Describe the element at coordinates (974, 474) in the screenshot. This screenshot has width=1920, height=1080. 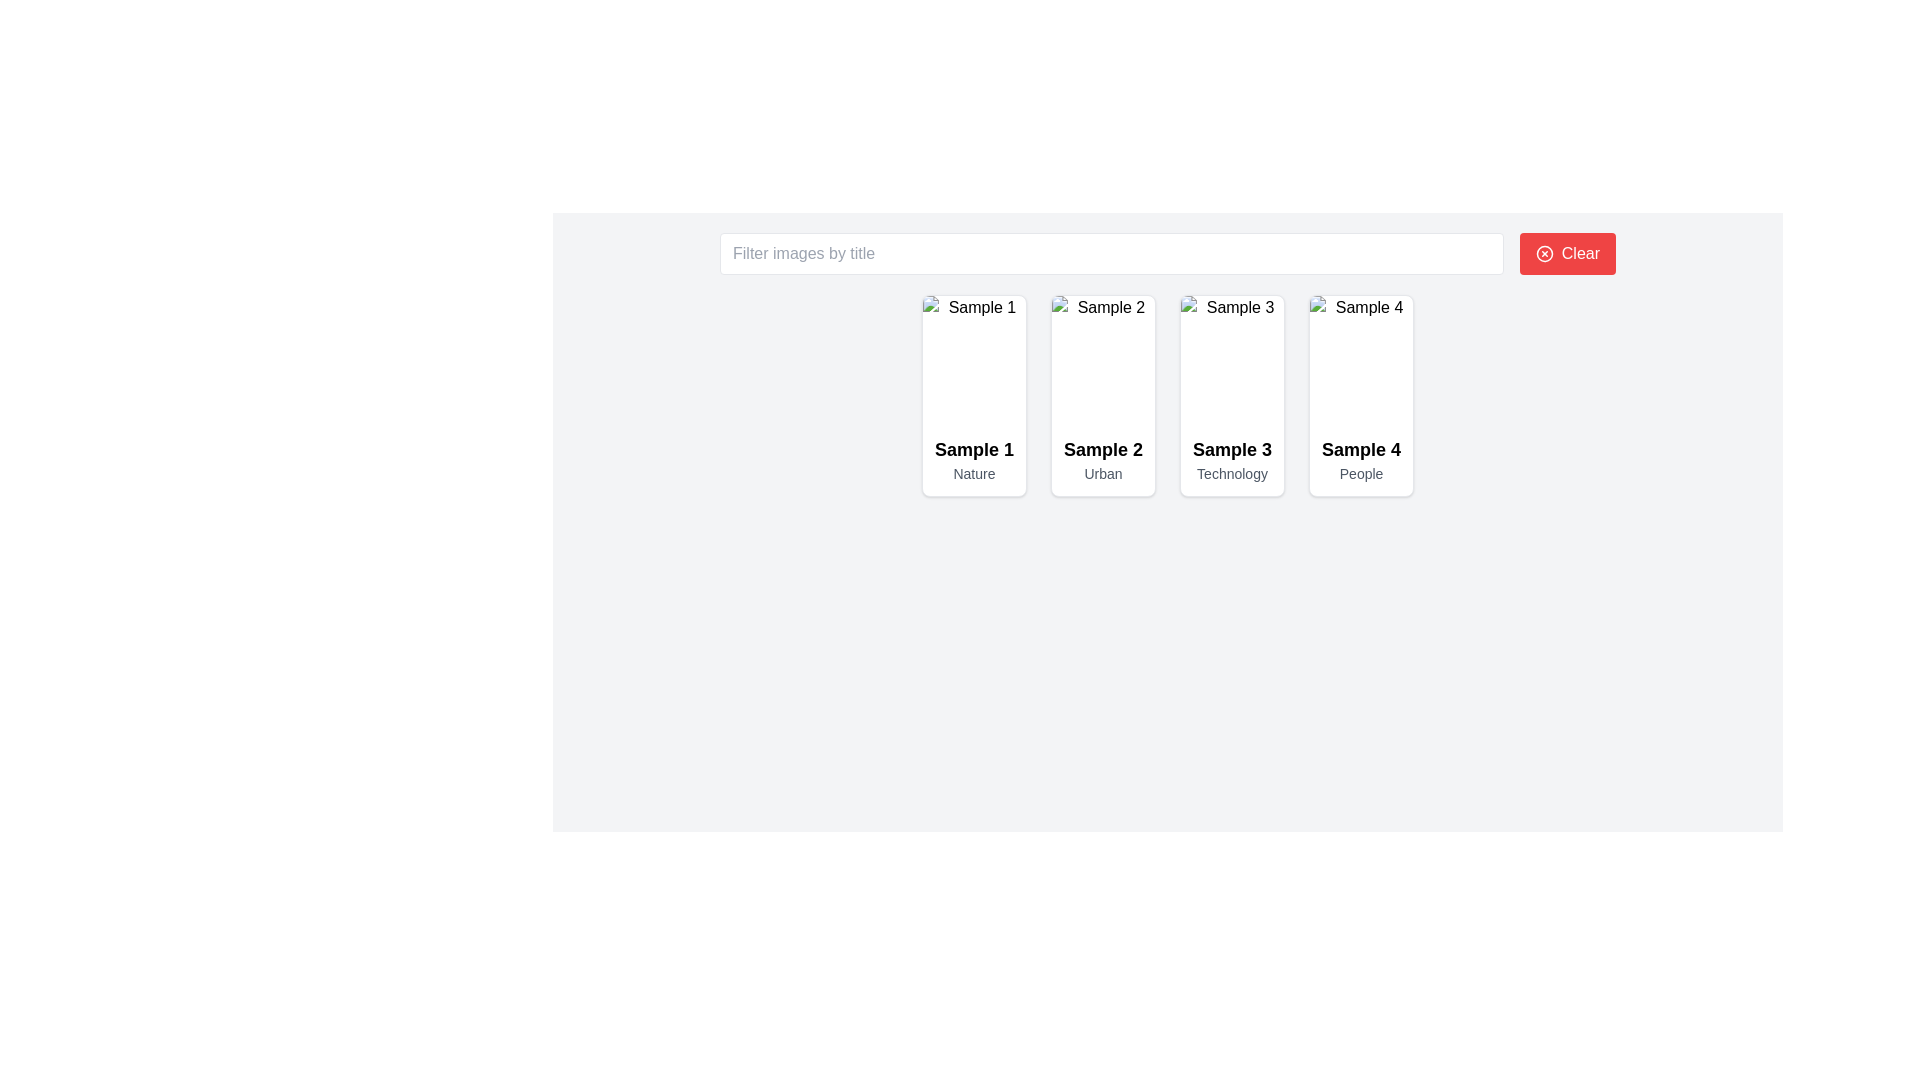
I see `the text label directly below the bold 'Sample 1' text in the first card of the card layout` at that location.